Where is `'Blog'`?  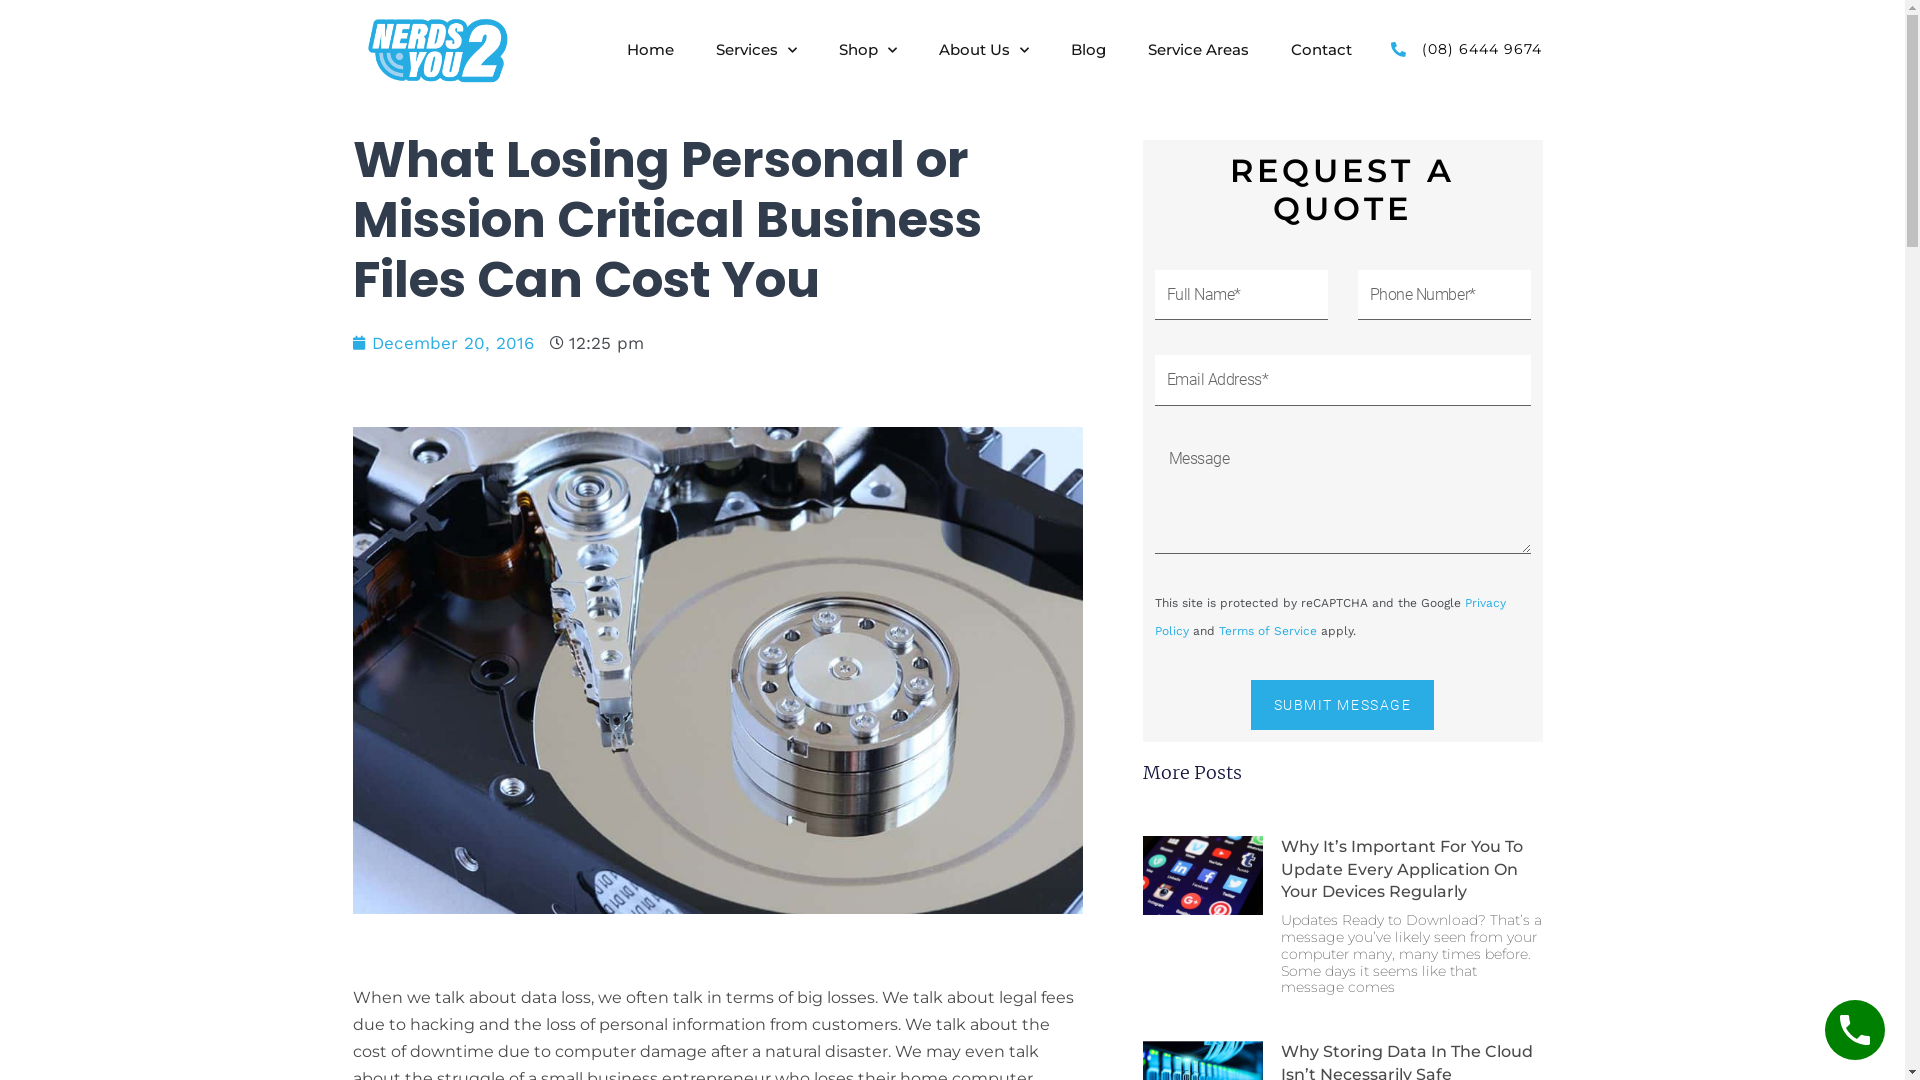 'Blog' is located at coordinates (1087, 49).